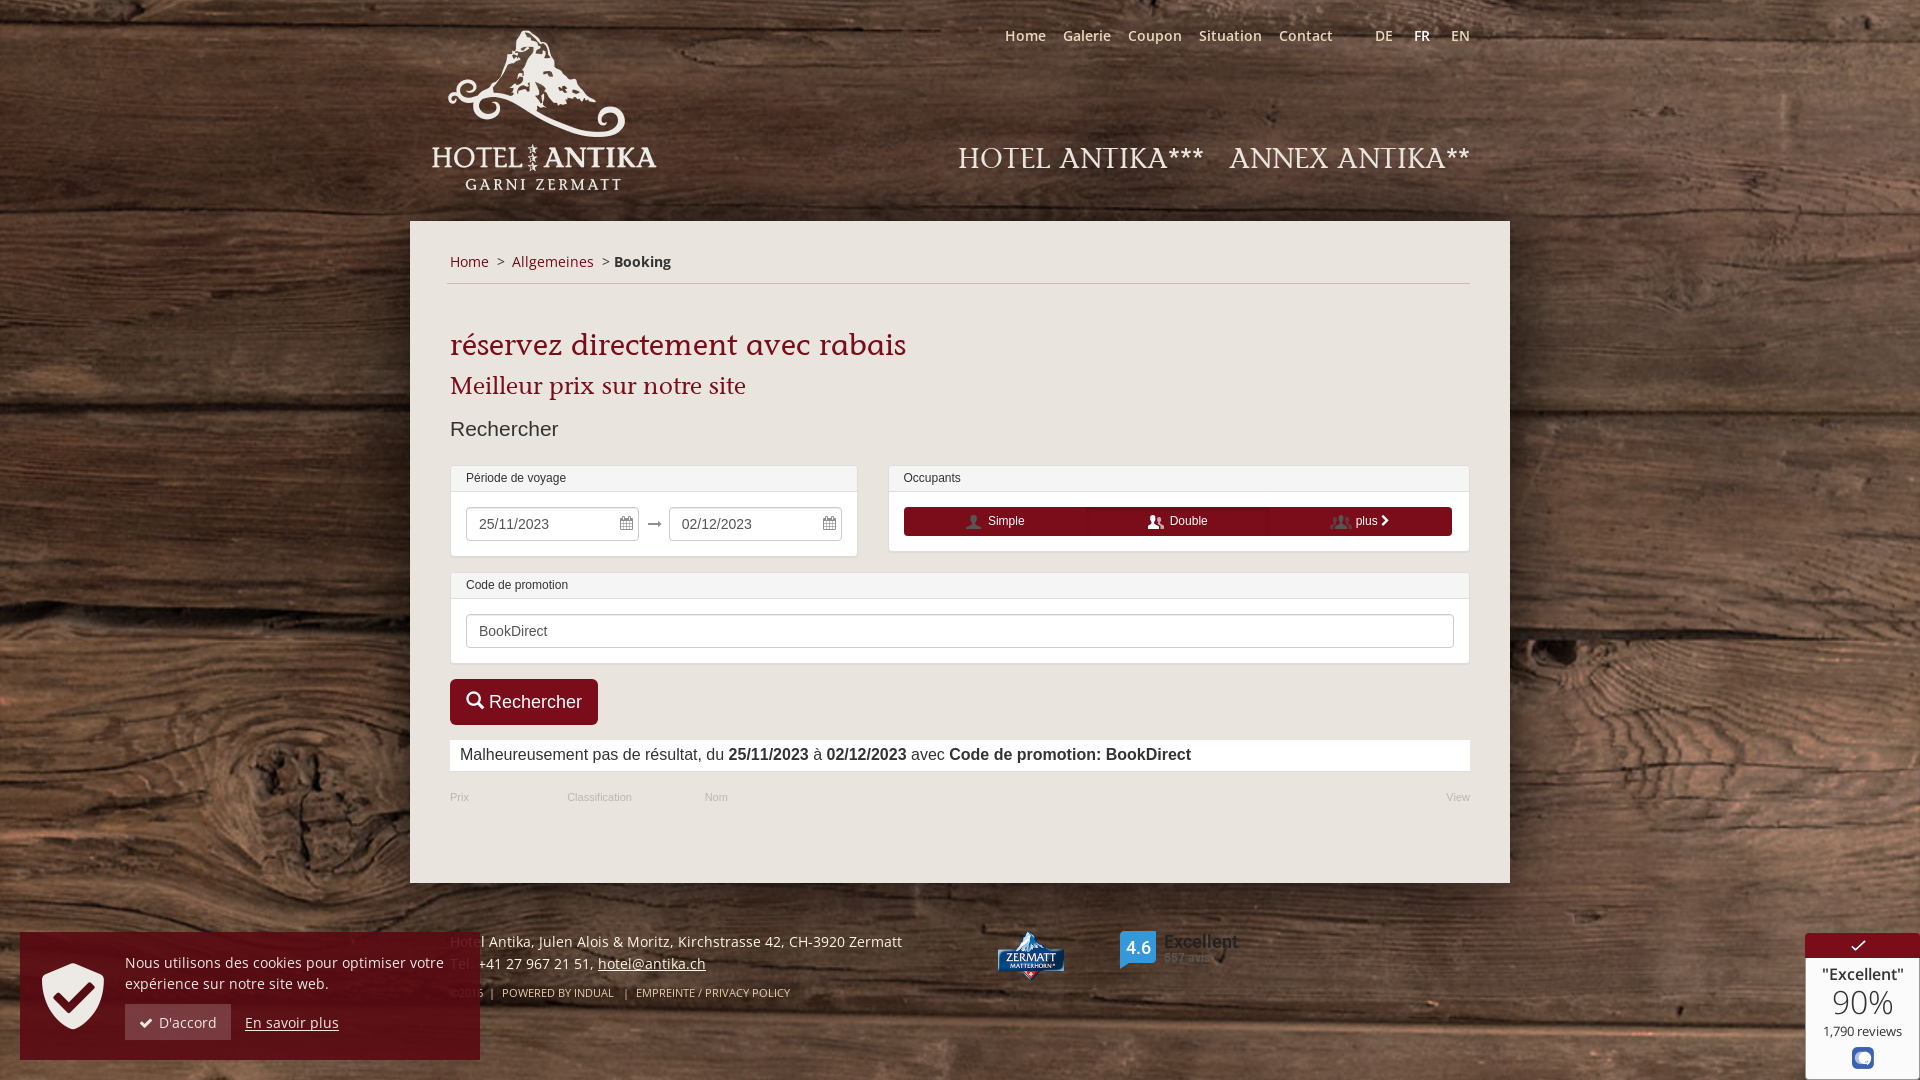 The width and height of the screenshot is (1920, 1080). What do you see at coordinates (123, 1022) in the screenshot?
I see `'D'accord'` at bounding box center [123, 1022].